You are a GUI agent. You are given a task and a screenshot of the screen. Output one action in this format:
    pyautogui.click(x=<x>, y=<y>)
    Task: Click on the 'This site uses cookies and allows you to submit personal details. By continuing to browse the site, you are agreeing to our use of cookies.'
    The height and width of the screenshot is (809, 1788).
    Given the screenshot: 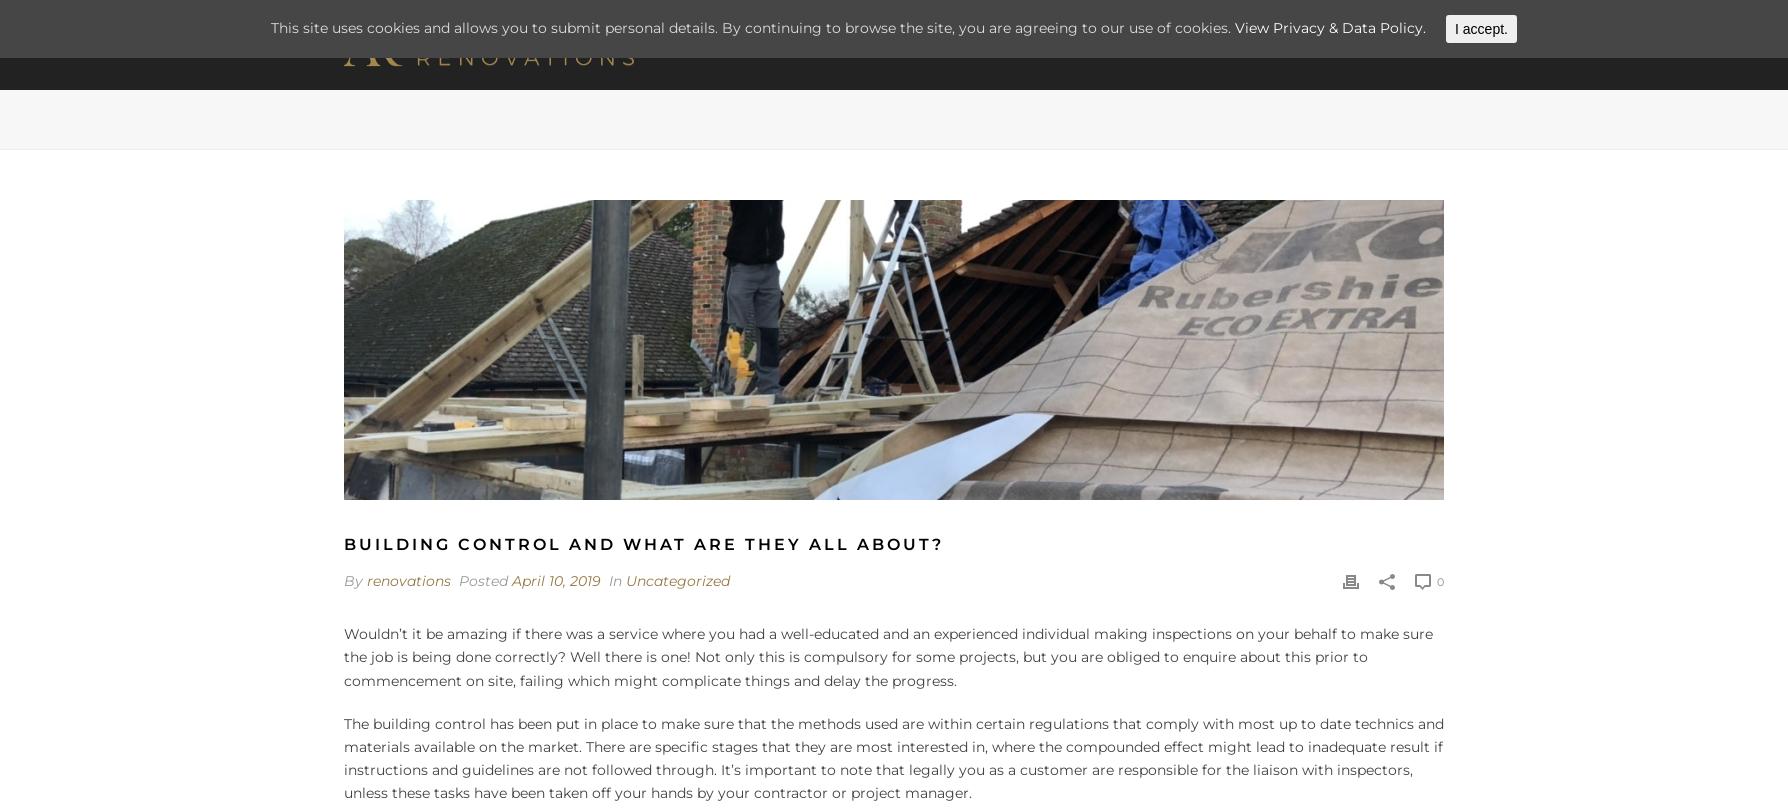 What is the action you would take?
    pyautogui.click(x=751, y=27)
    